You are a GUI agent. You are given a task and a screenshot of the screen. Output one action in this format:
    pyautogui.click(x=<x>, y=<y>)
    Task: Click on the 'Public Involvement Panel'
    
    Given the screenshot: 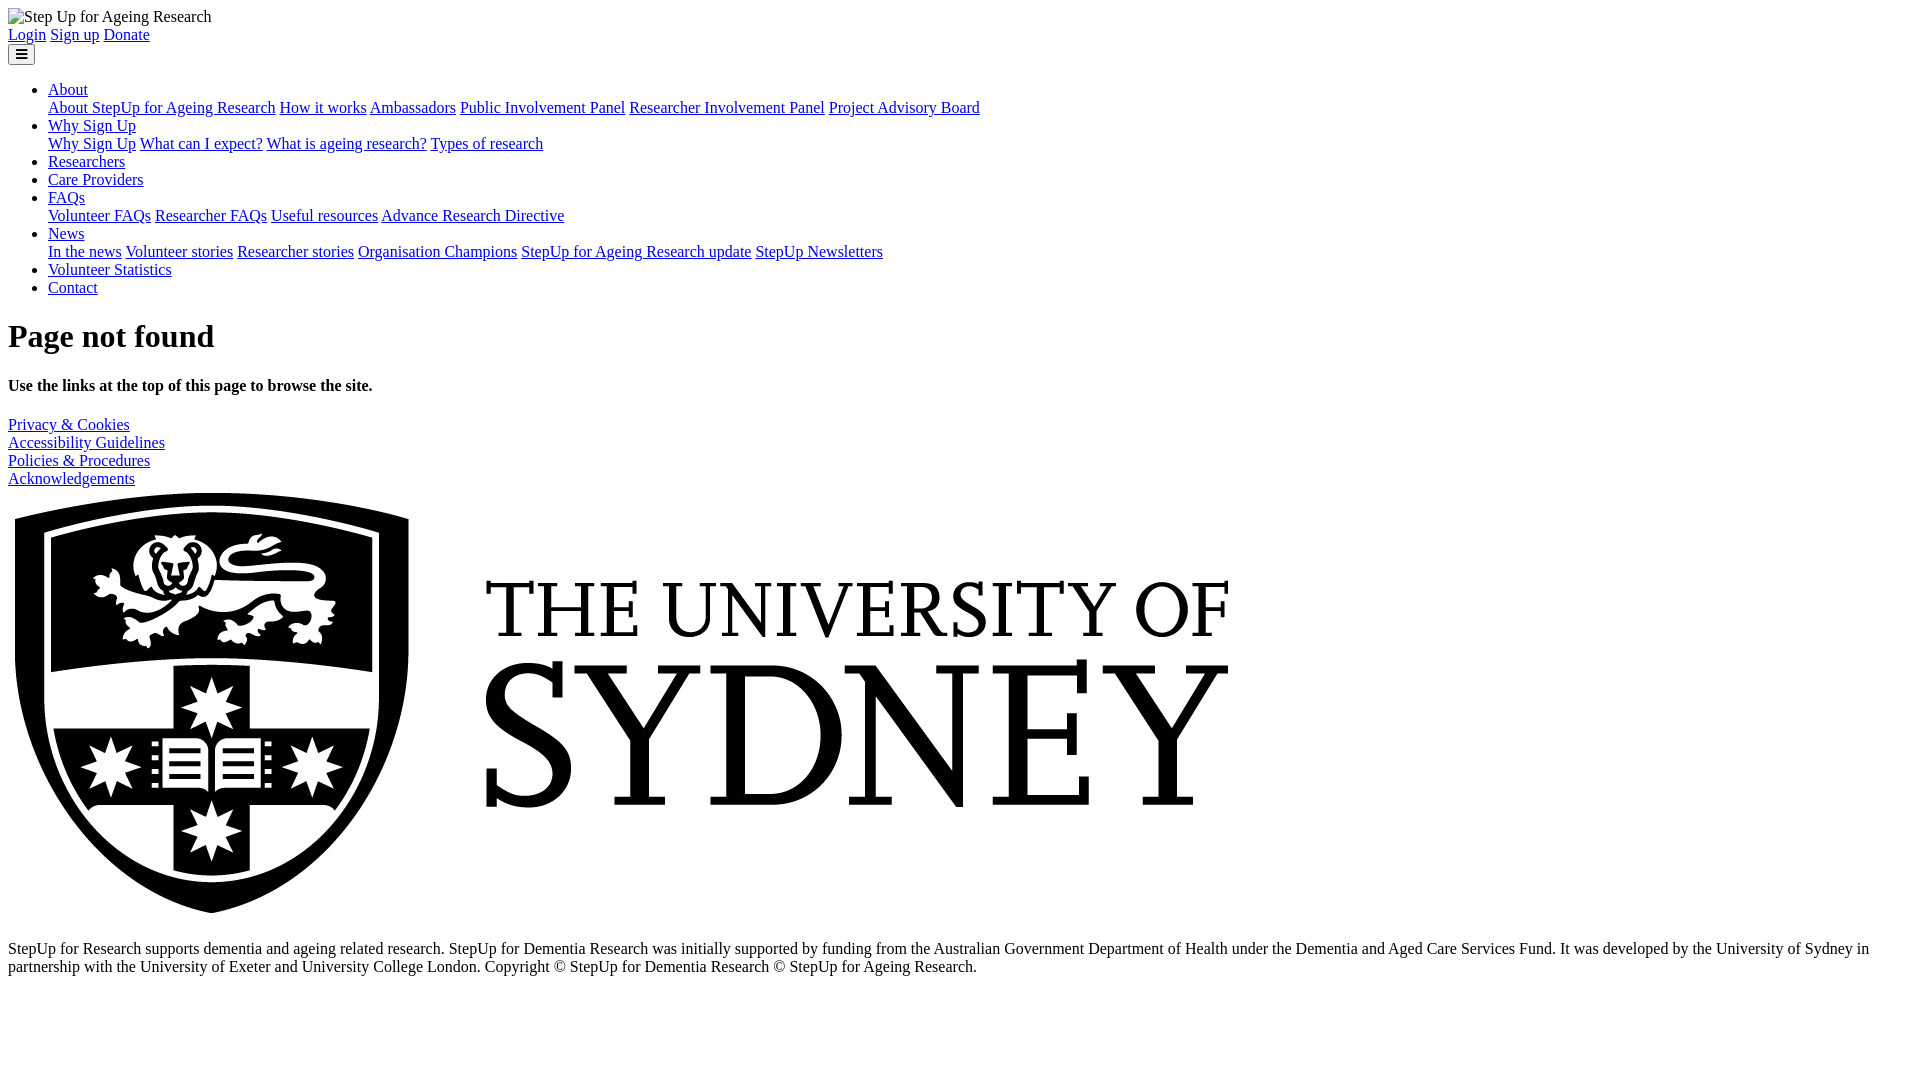 What is the action you would take?
    pyautogui.click(x=542, y=107)
    